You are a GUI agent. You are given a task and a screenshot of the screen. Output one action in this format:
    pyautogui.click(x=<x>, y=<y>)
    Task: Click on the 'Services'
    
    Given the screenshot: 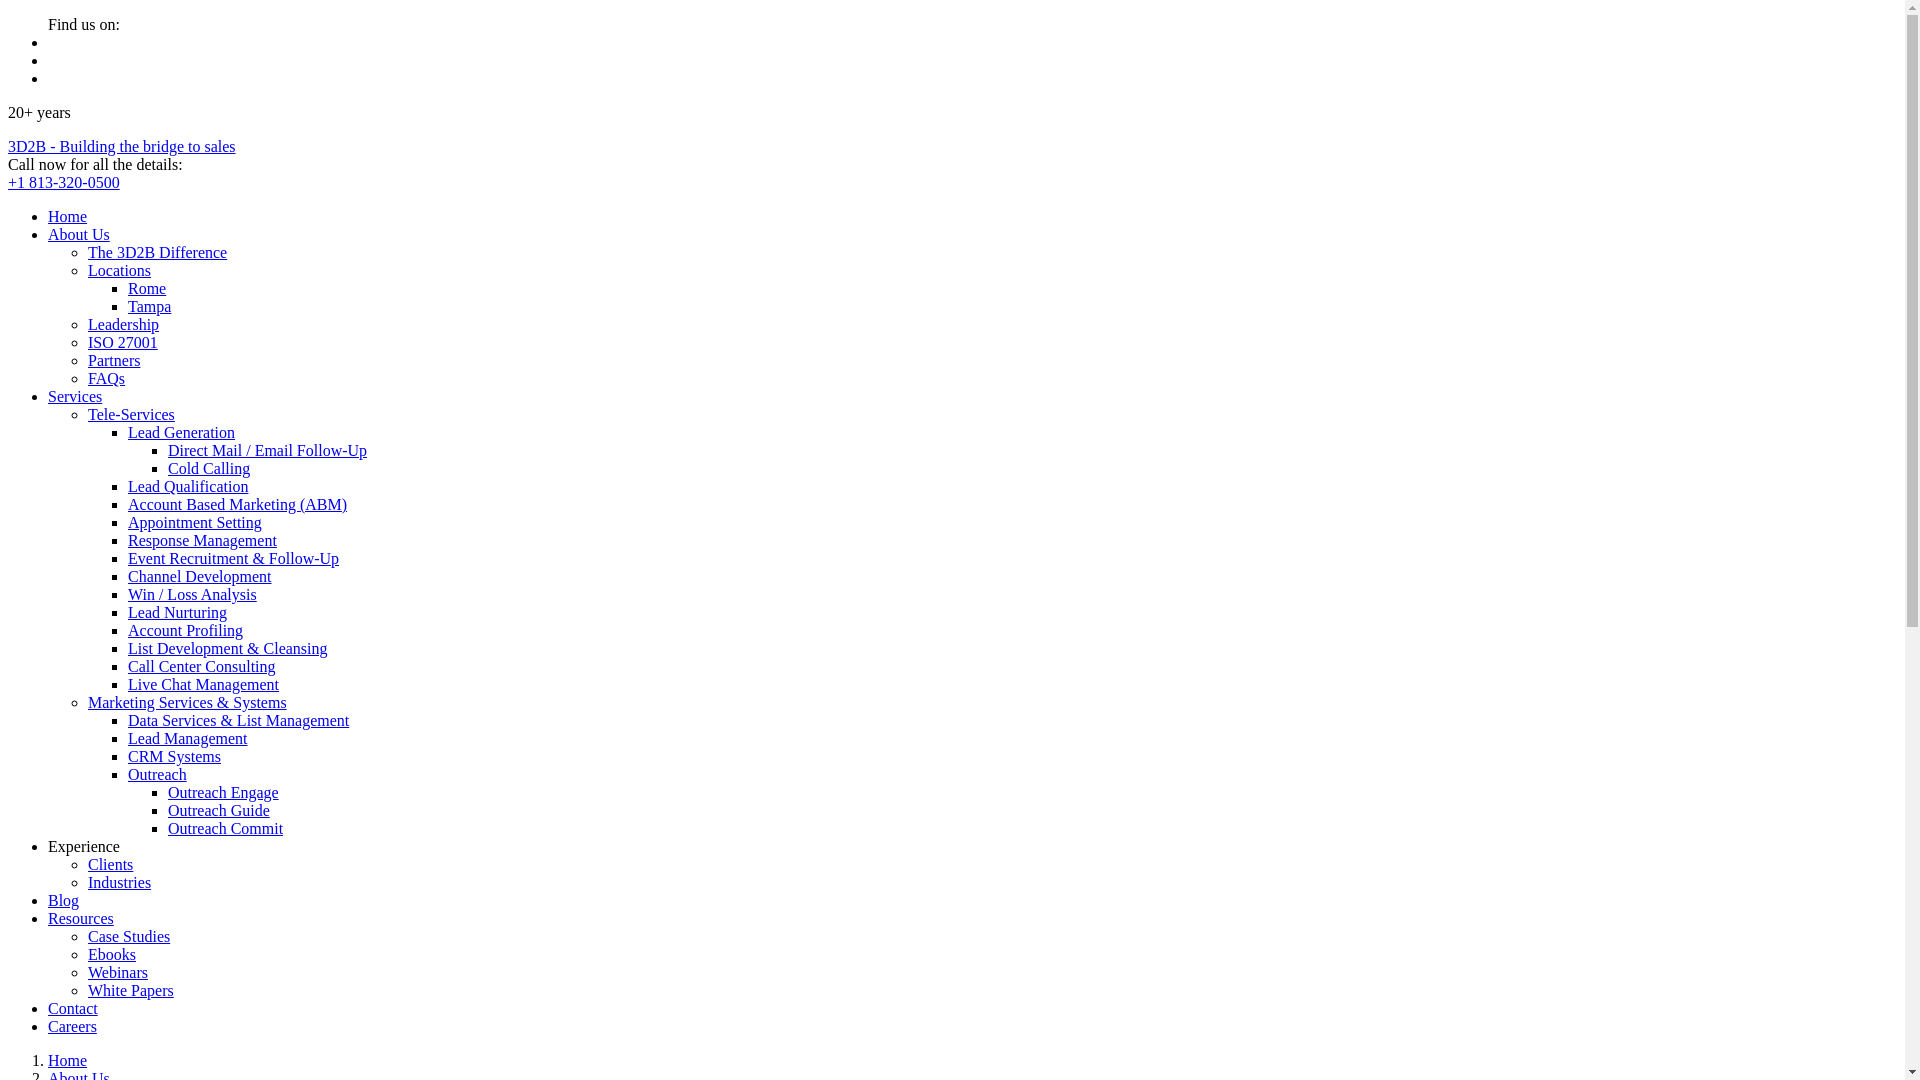 What is the action you would take?
    pyautogui.click(x=48, y=396)
    